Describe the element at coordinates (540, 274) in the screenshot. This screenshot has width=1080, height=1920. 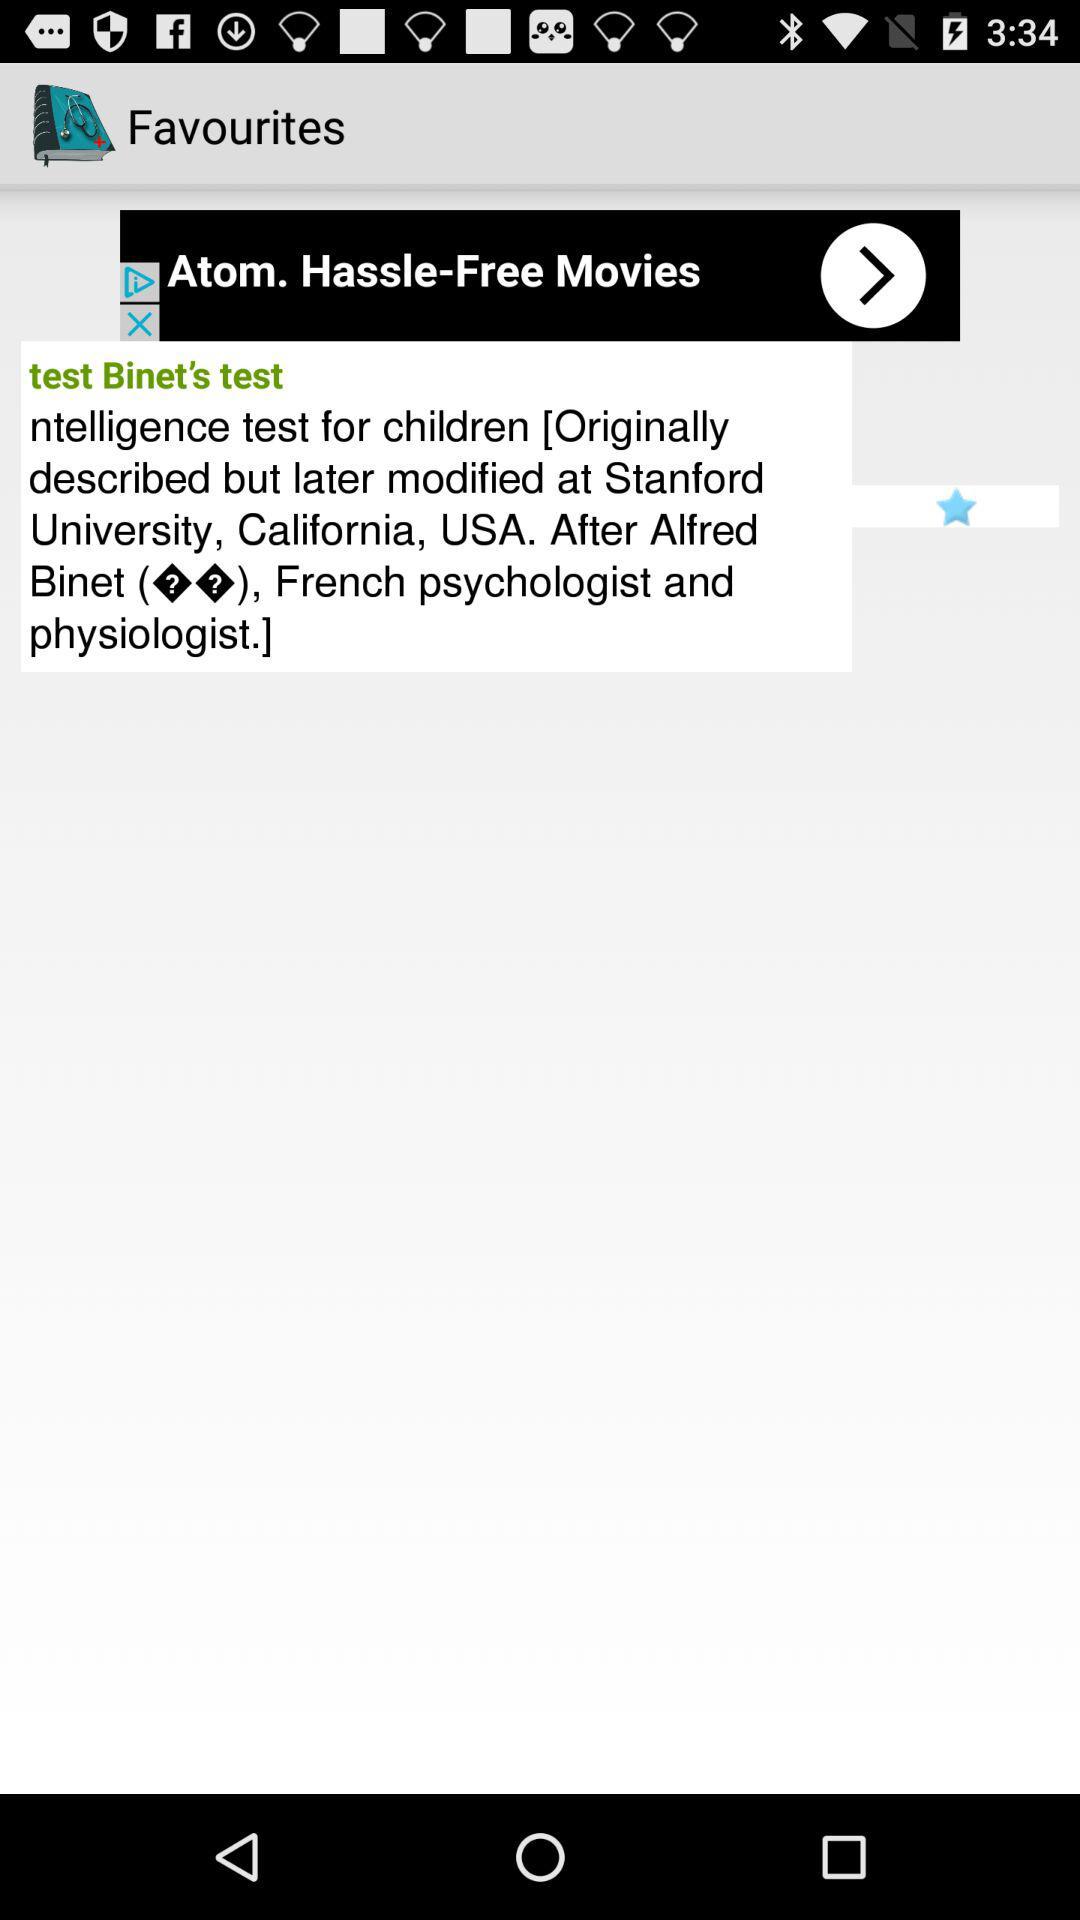
I see `advertisement box` at that location.